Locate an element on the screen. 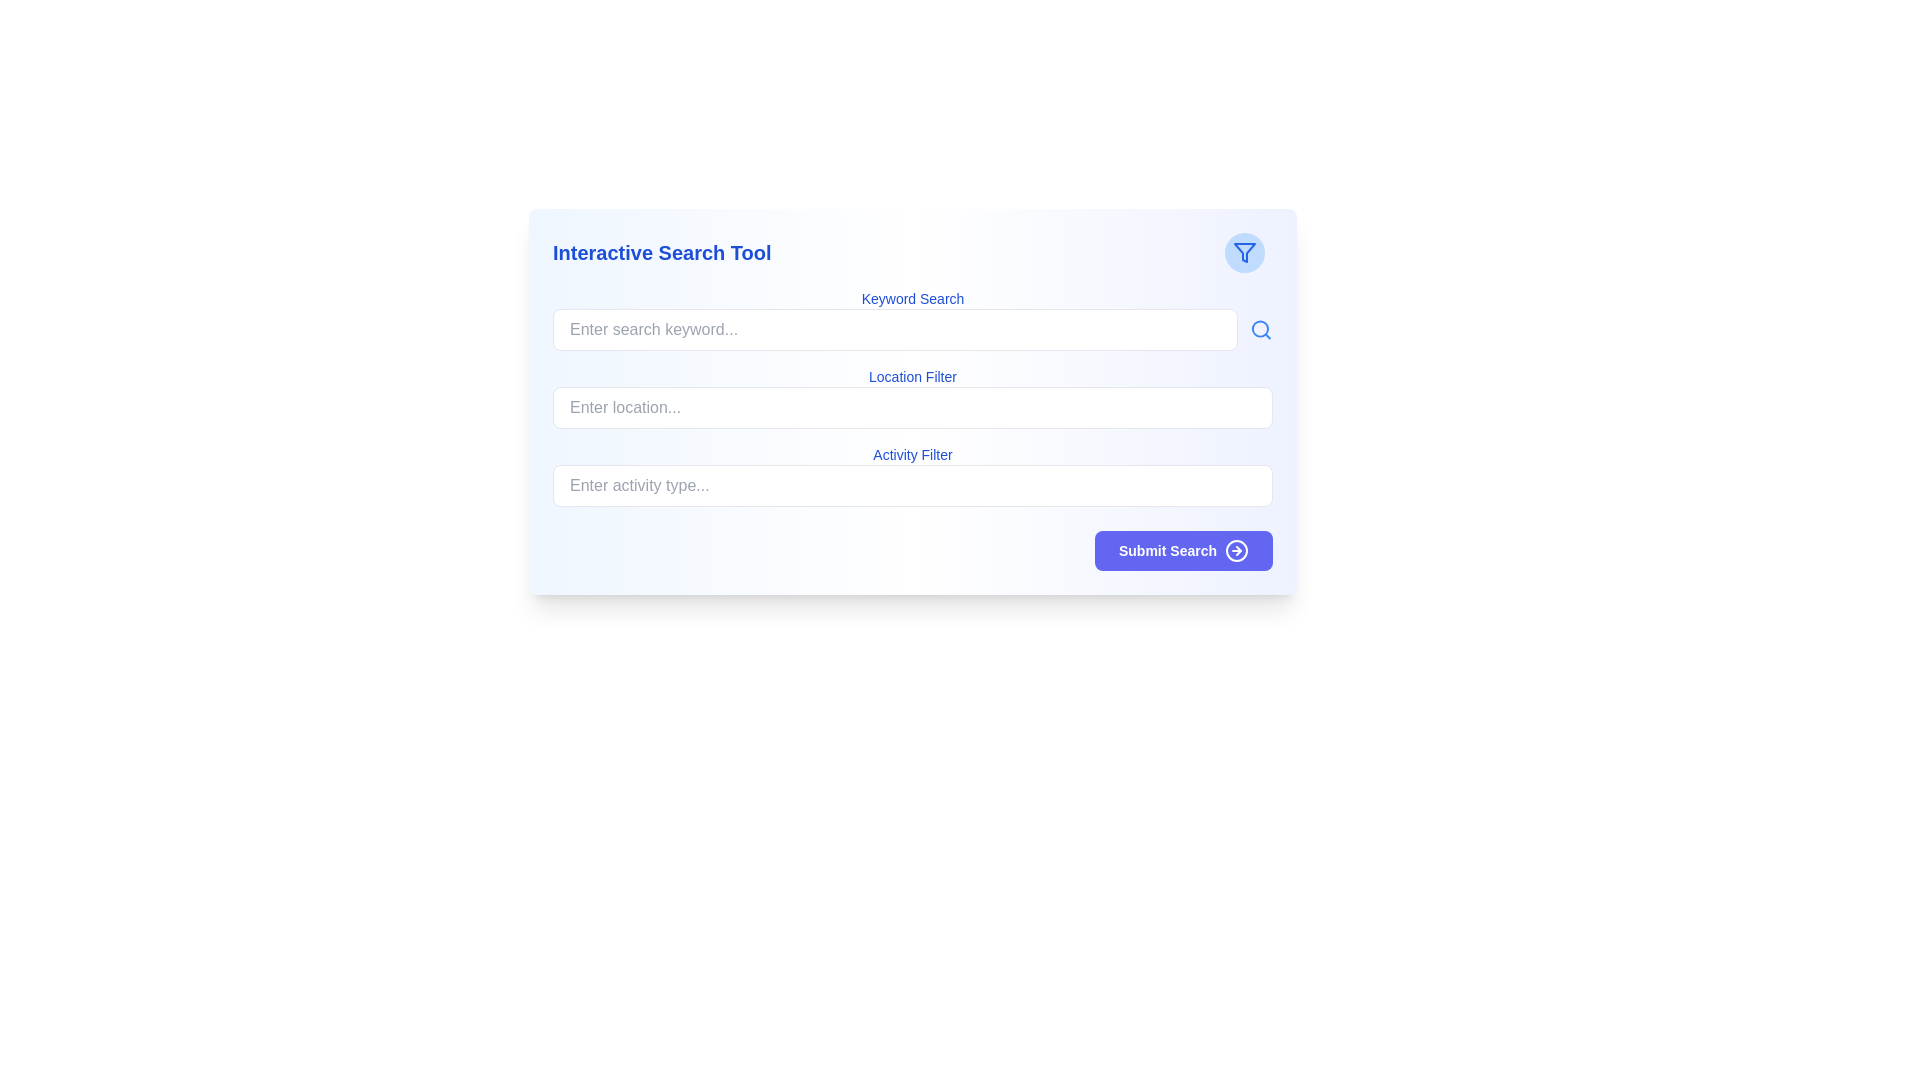 Image resolution: width=1920 pixels, height=1080 pixels. the A labeled text input field for filtering search results by tabbing to it is located at coordinates (911, 475).